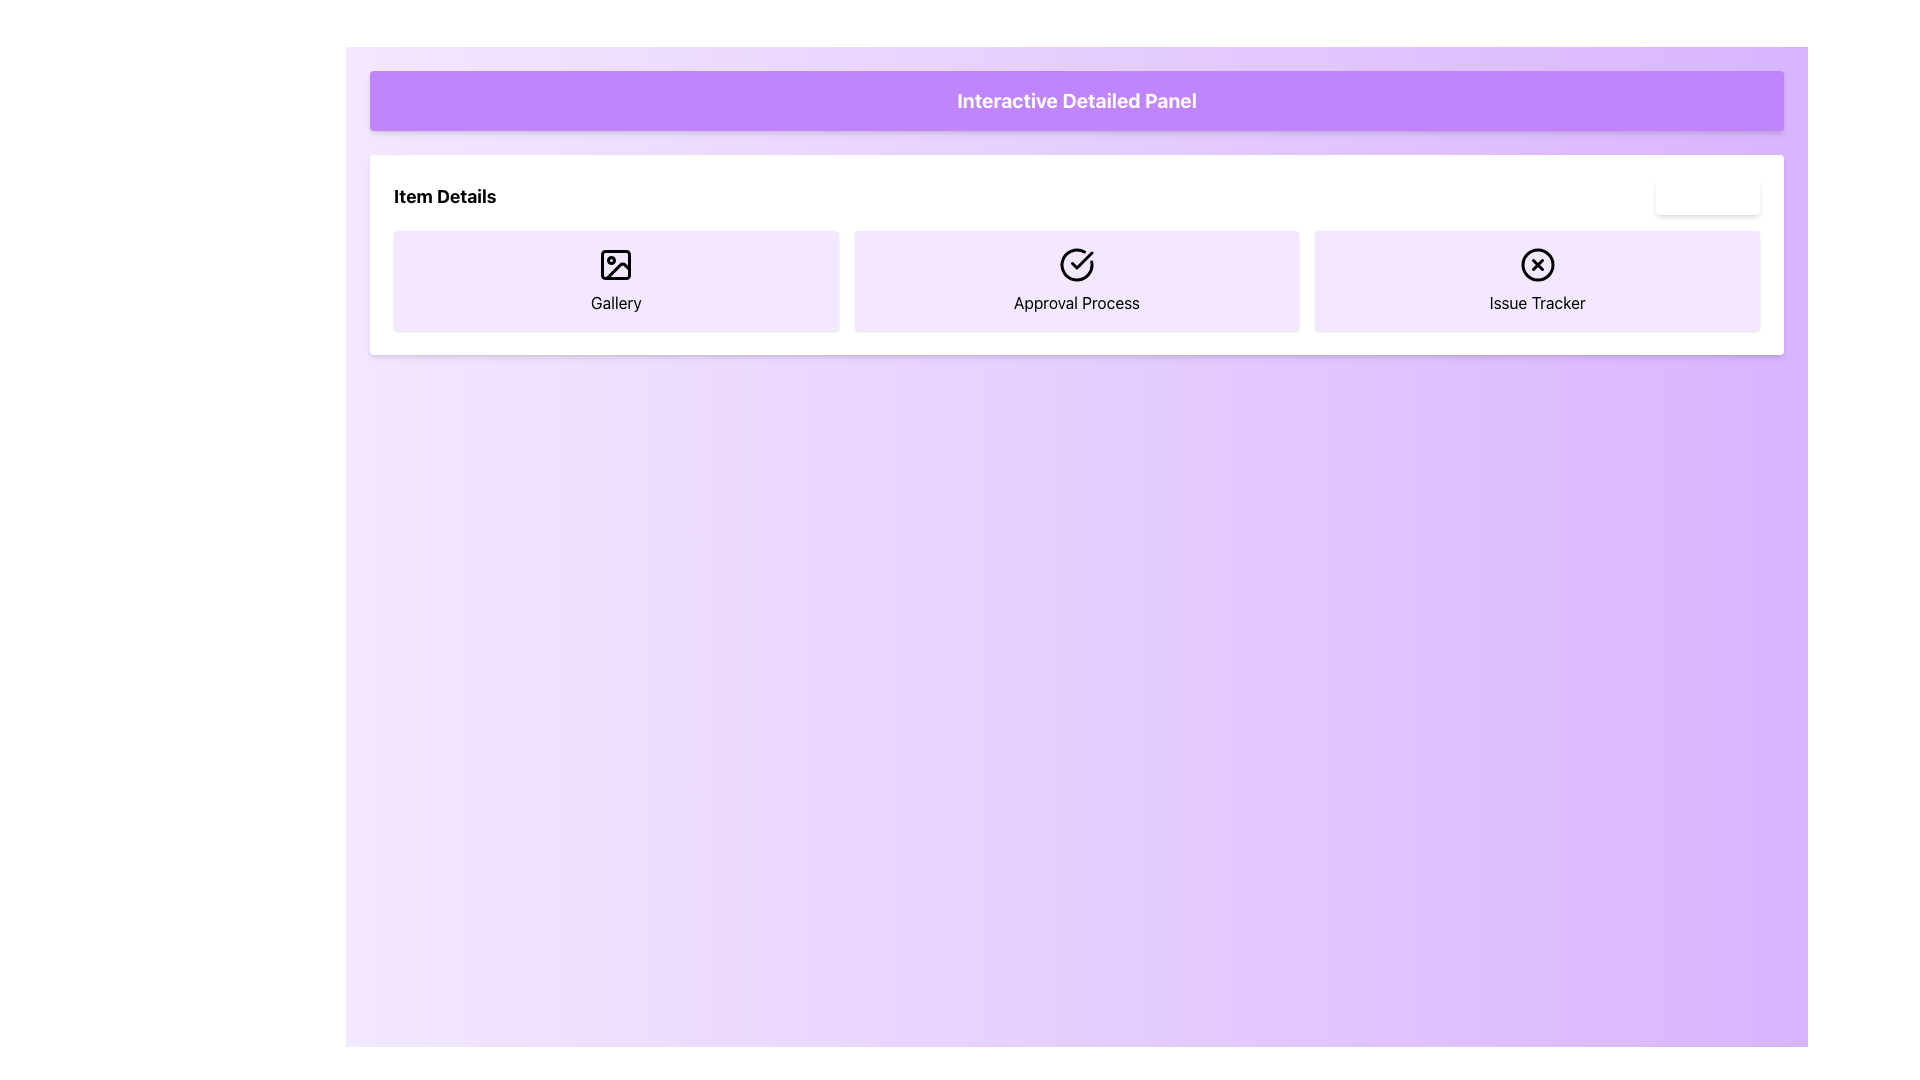  I want to click on the close button icon located in the 'Issue Tracker' section of the menu bar, so click(1536, 264).